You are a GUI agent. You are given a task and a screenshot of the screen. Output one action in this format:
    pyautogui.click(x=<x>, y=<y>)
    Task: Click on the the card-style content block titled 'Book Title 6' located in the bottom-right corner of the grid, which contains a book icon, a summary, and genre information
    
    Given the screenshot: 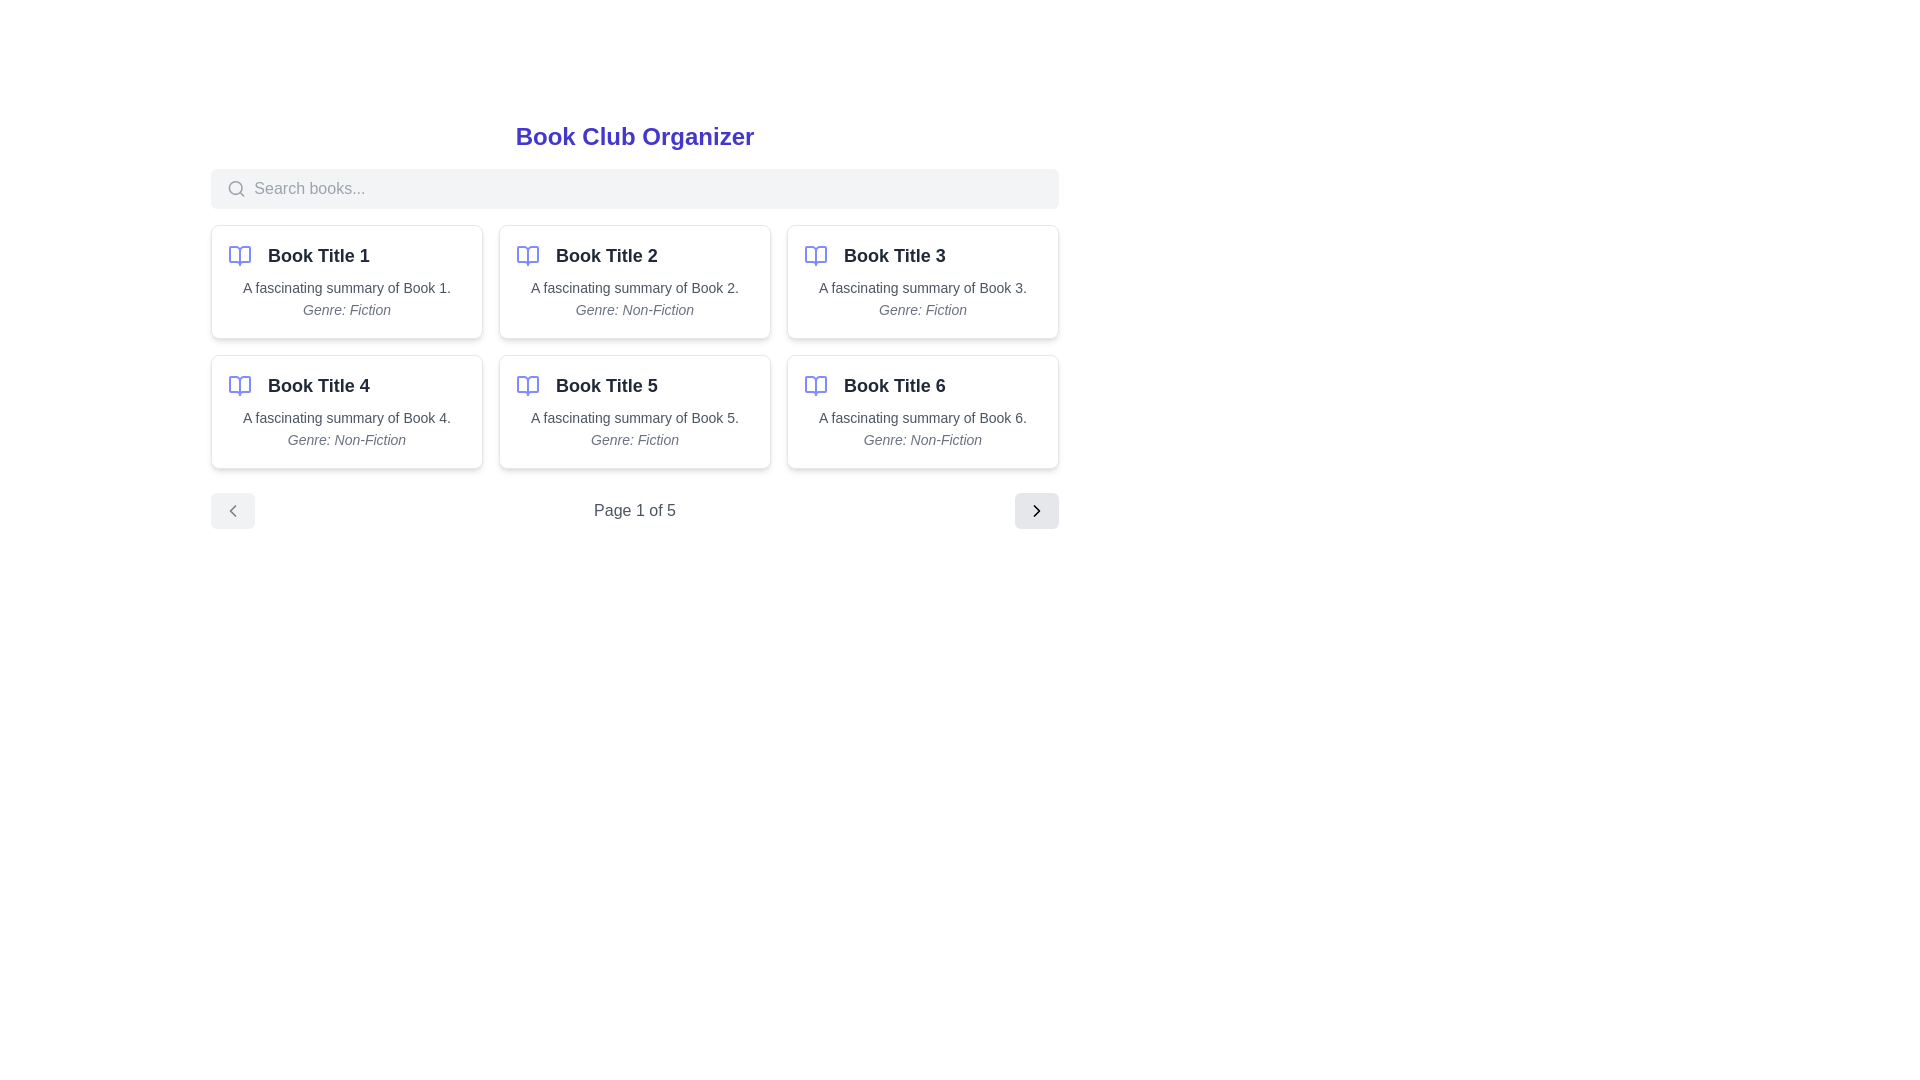 What is the action you would take?
    pyautogui.click(x=921, y=411)
    